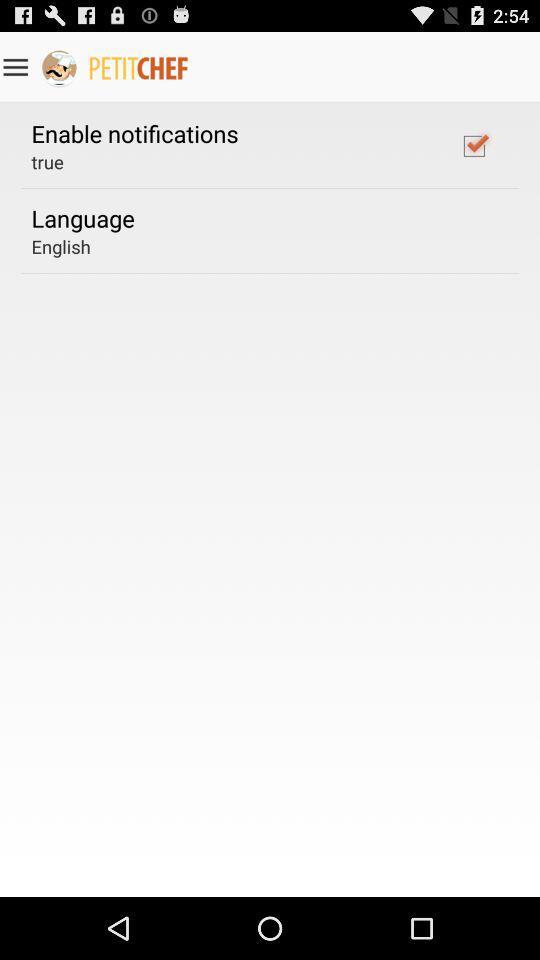 The height and width of the screenshot is (960, 540). What do you see at coordinates (47, 160) in the screenshot?
I see `true` at bounding box center [47, 160].